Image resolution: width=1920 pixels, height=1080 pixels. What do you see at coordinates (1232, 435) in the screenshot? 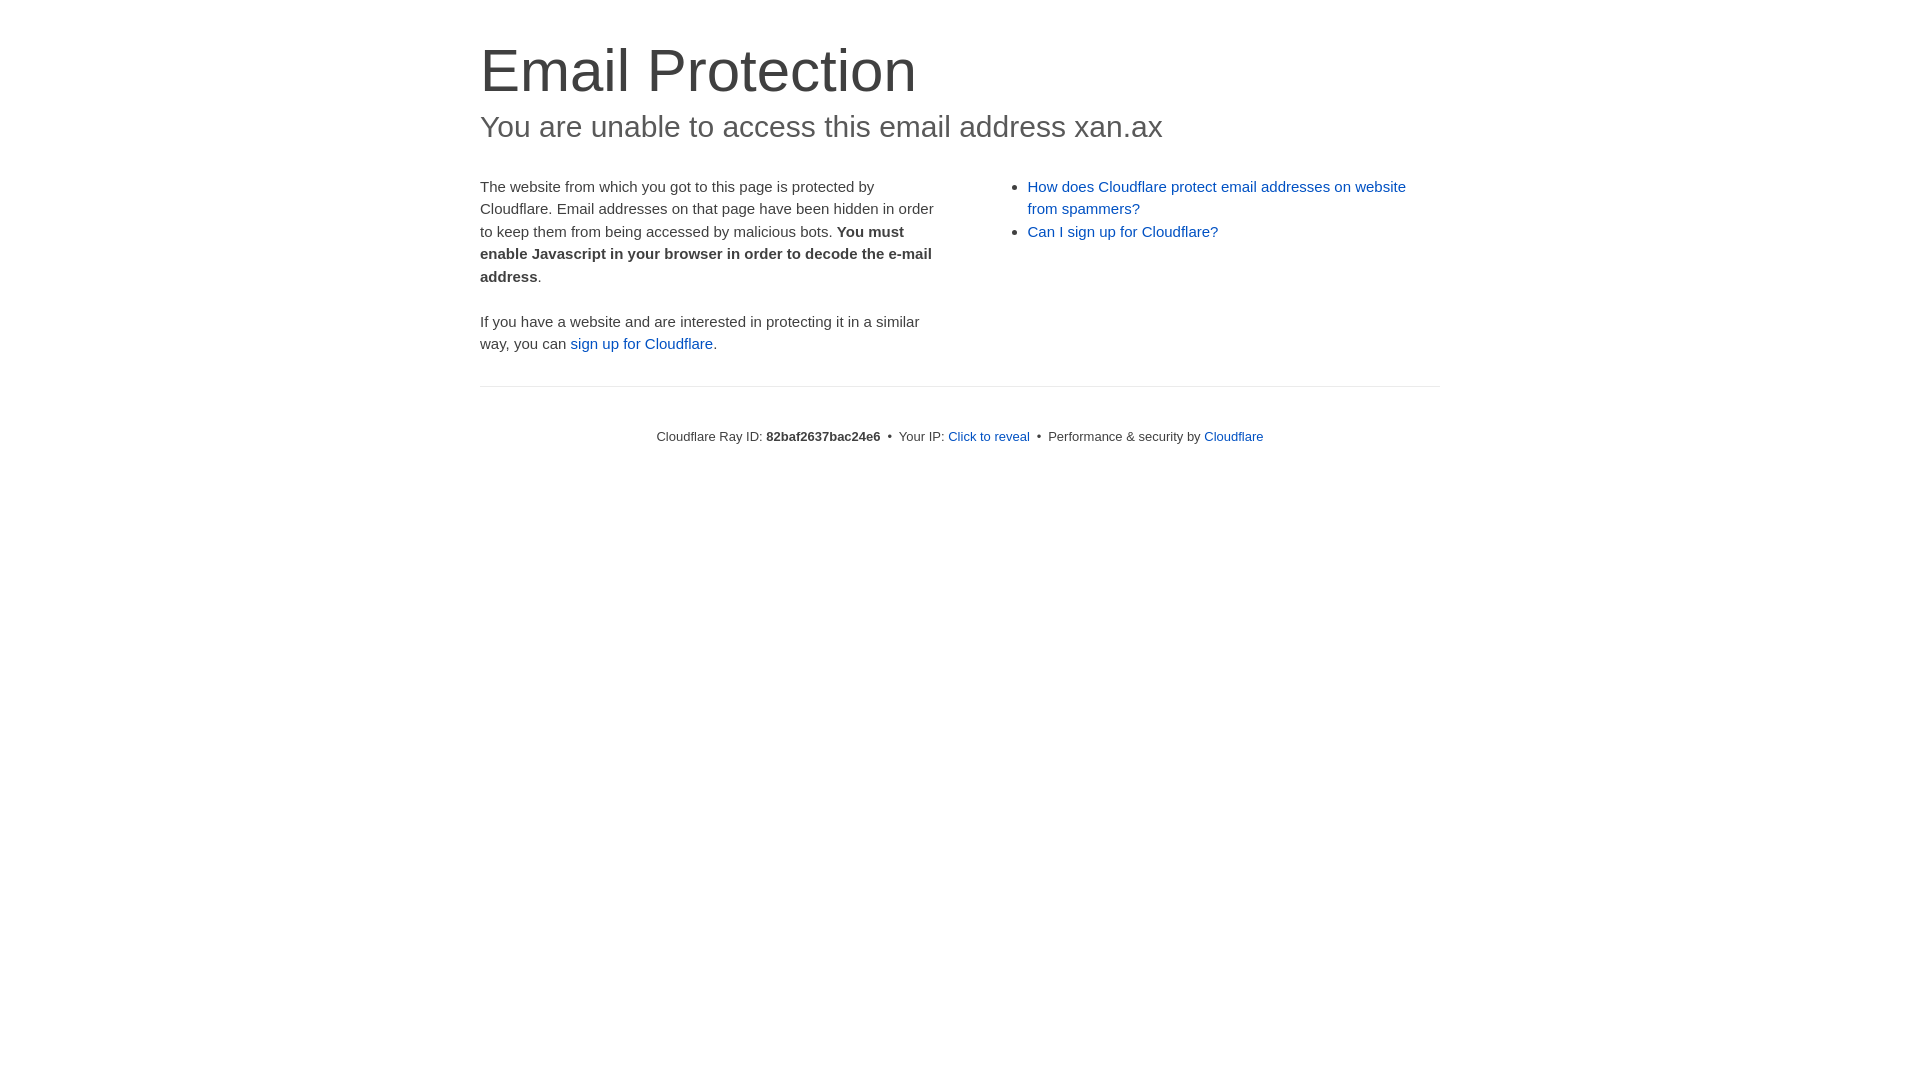
I see `'Cloudflare'` at bounding box center [1232, 435].